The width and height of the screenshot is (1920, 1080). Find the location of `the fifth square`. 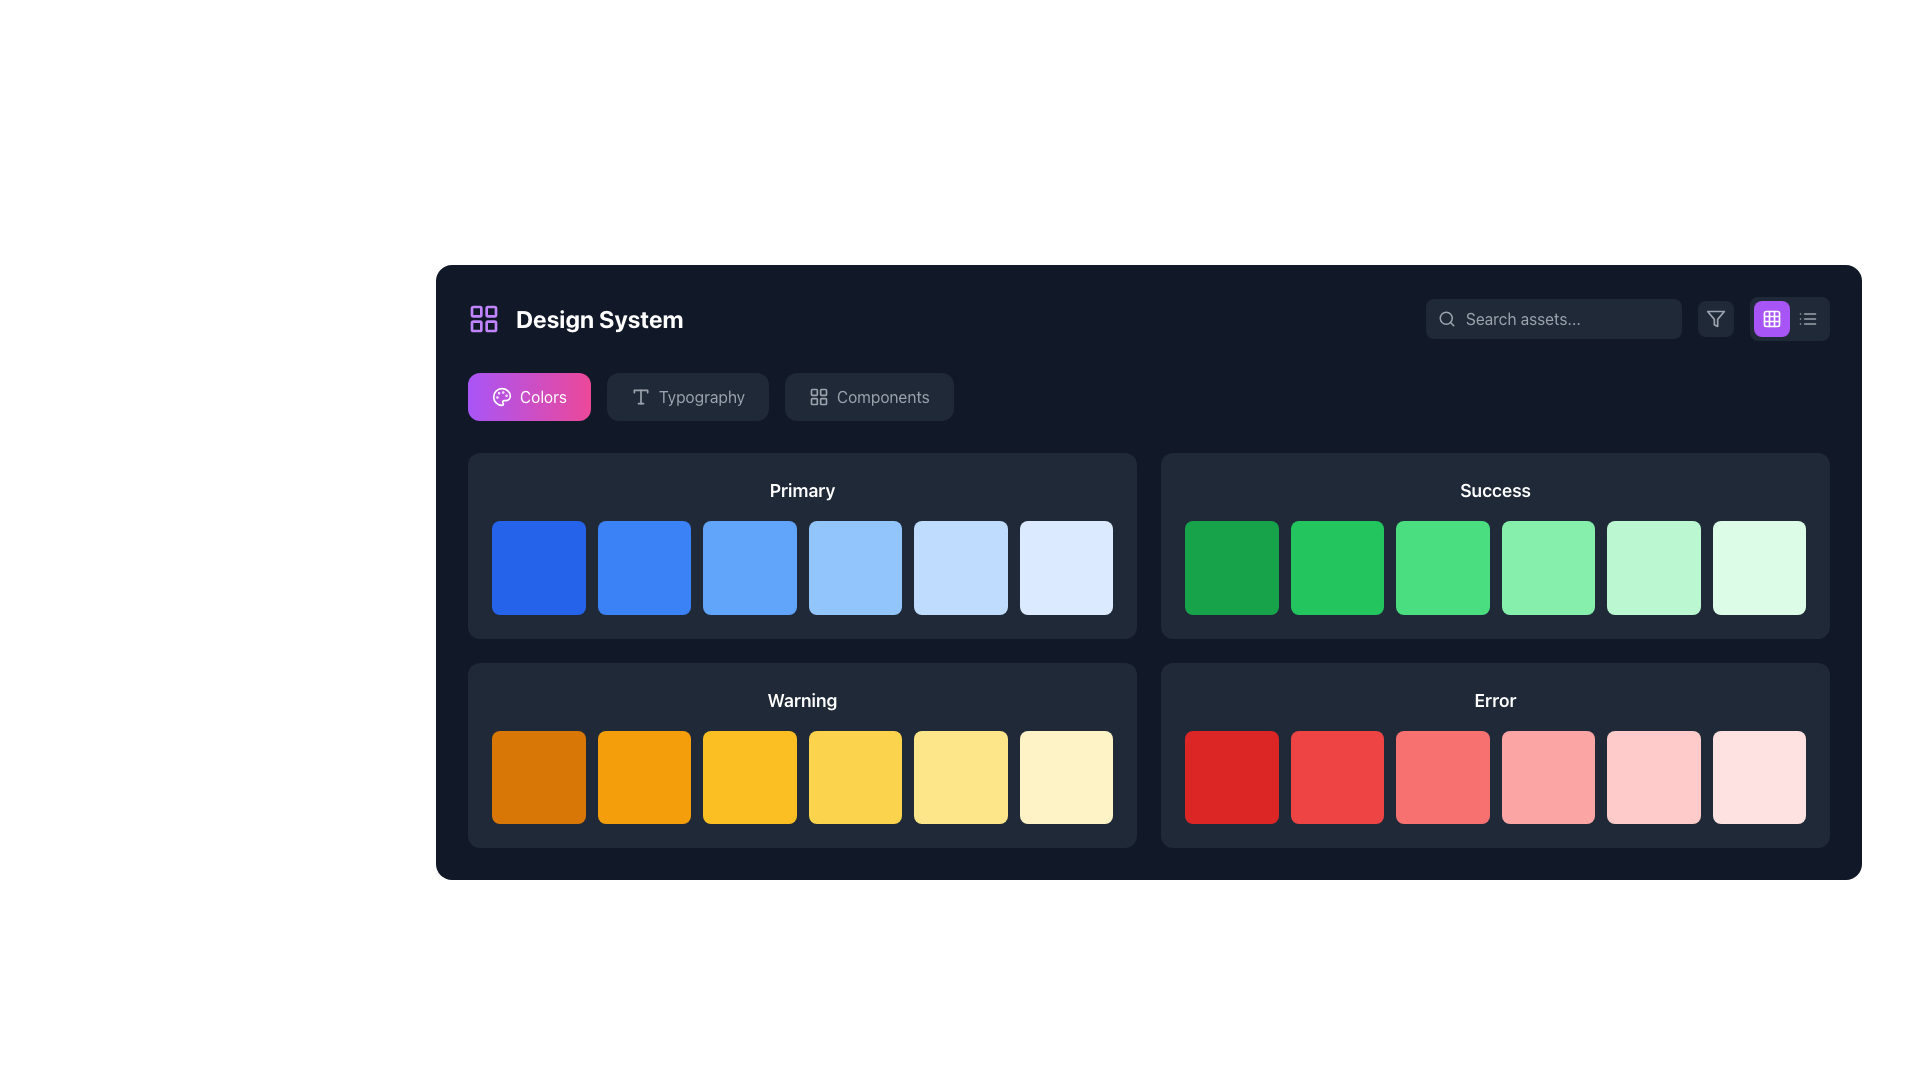

the fifth square is located at coordinates (960, 567).